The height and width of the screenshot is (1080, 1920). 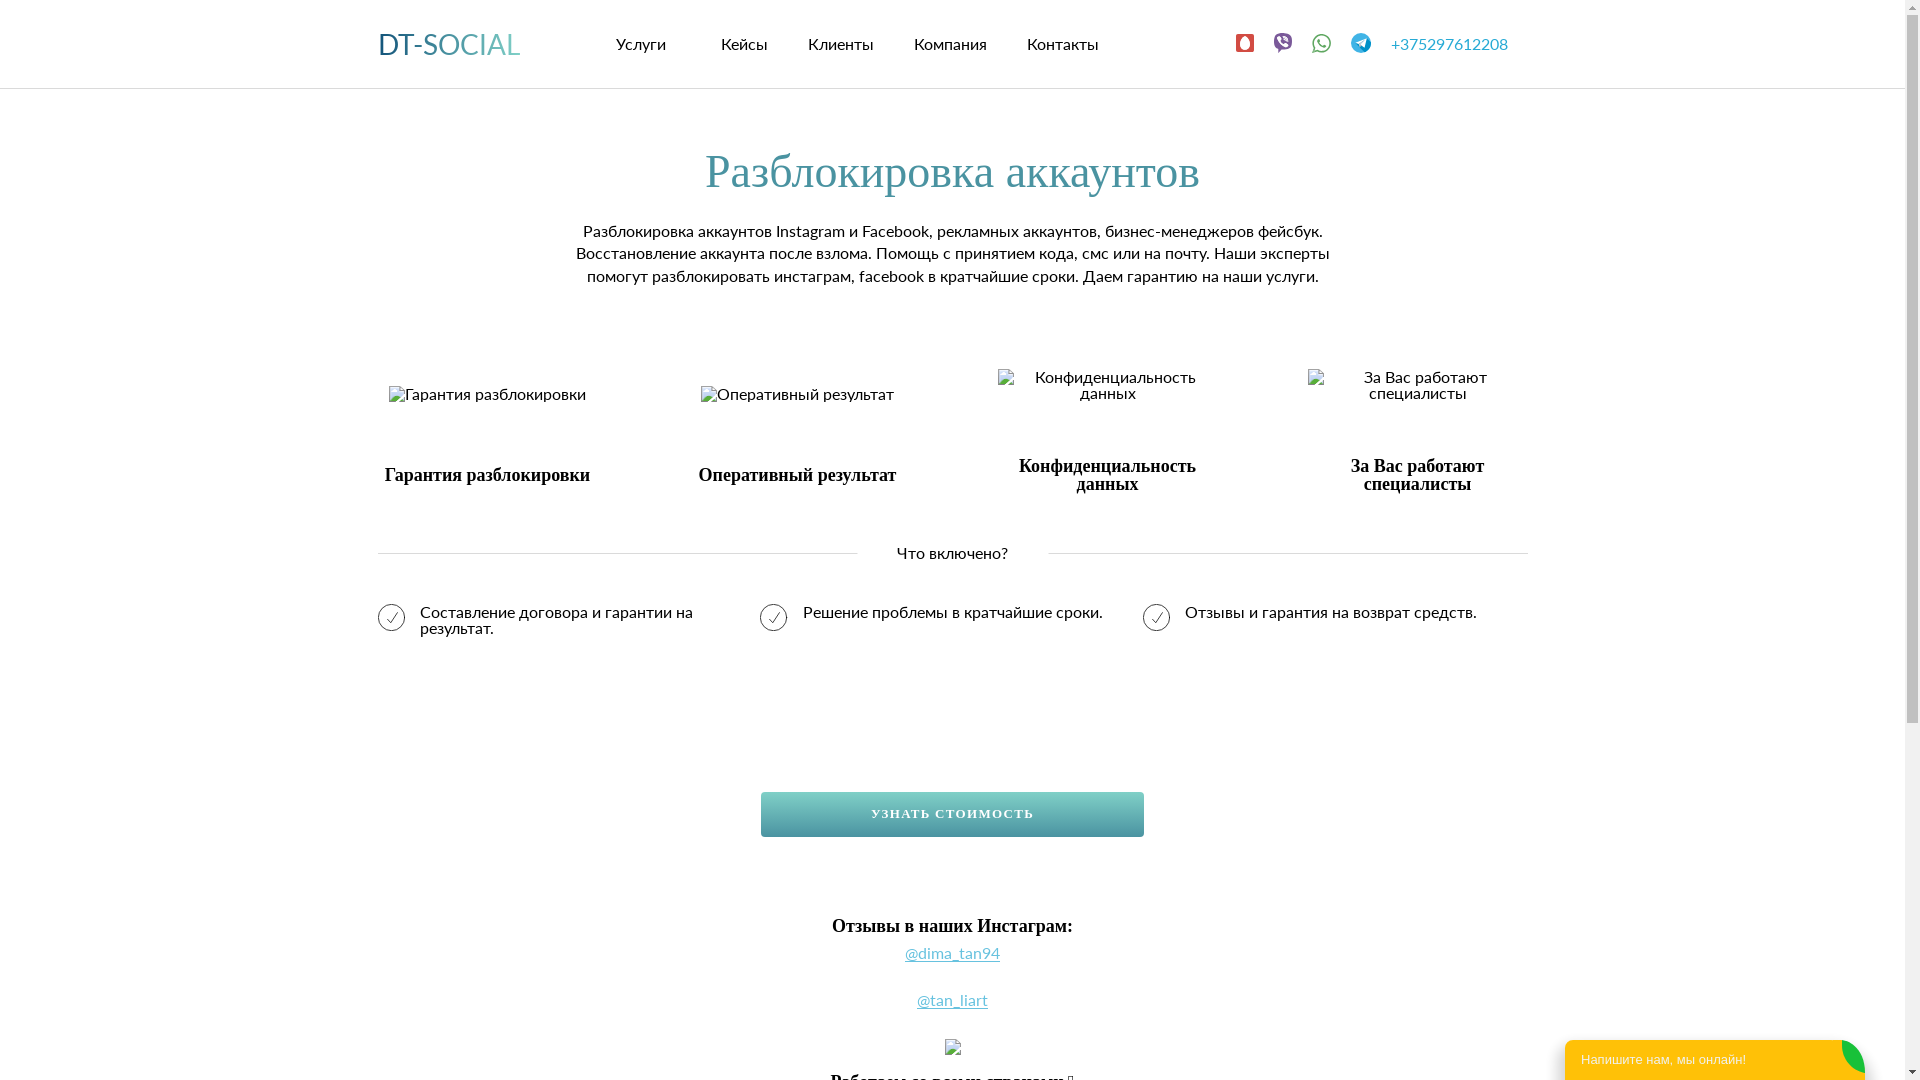 What do you see at coordinates (951, 1000) in the screenshot?
I see `'@tan_liart'` at bounding box center [951, 1000].